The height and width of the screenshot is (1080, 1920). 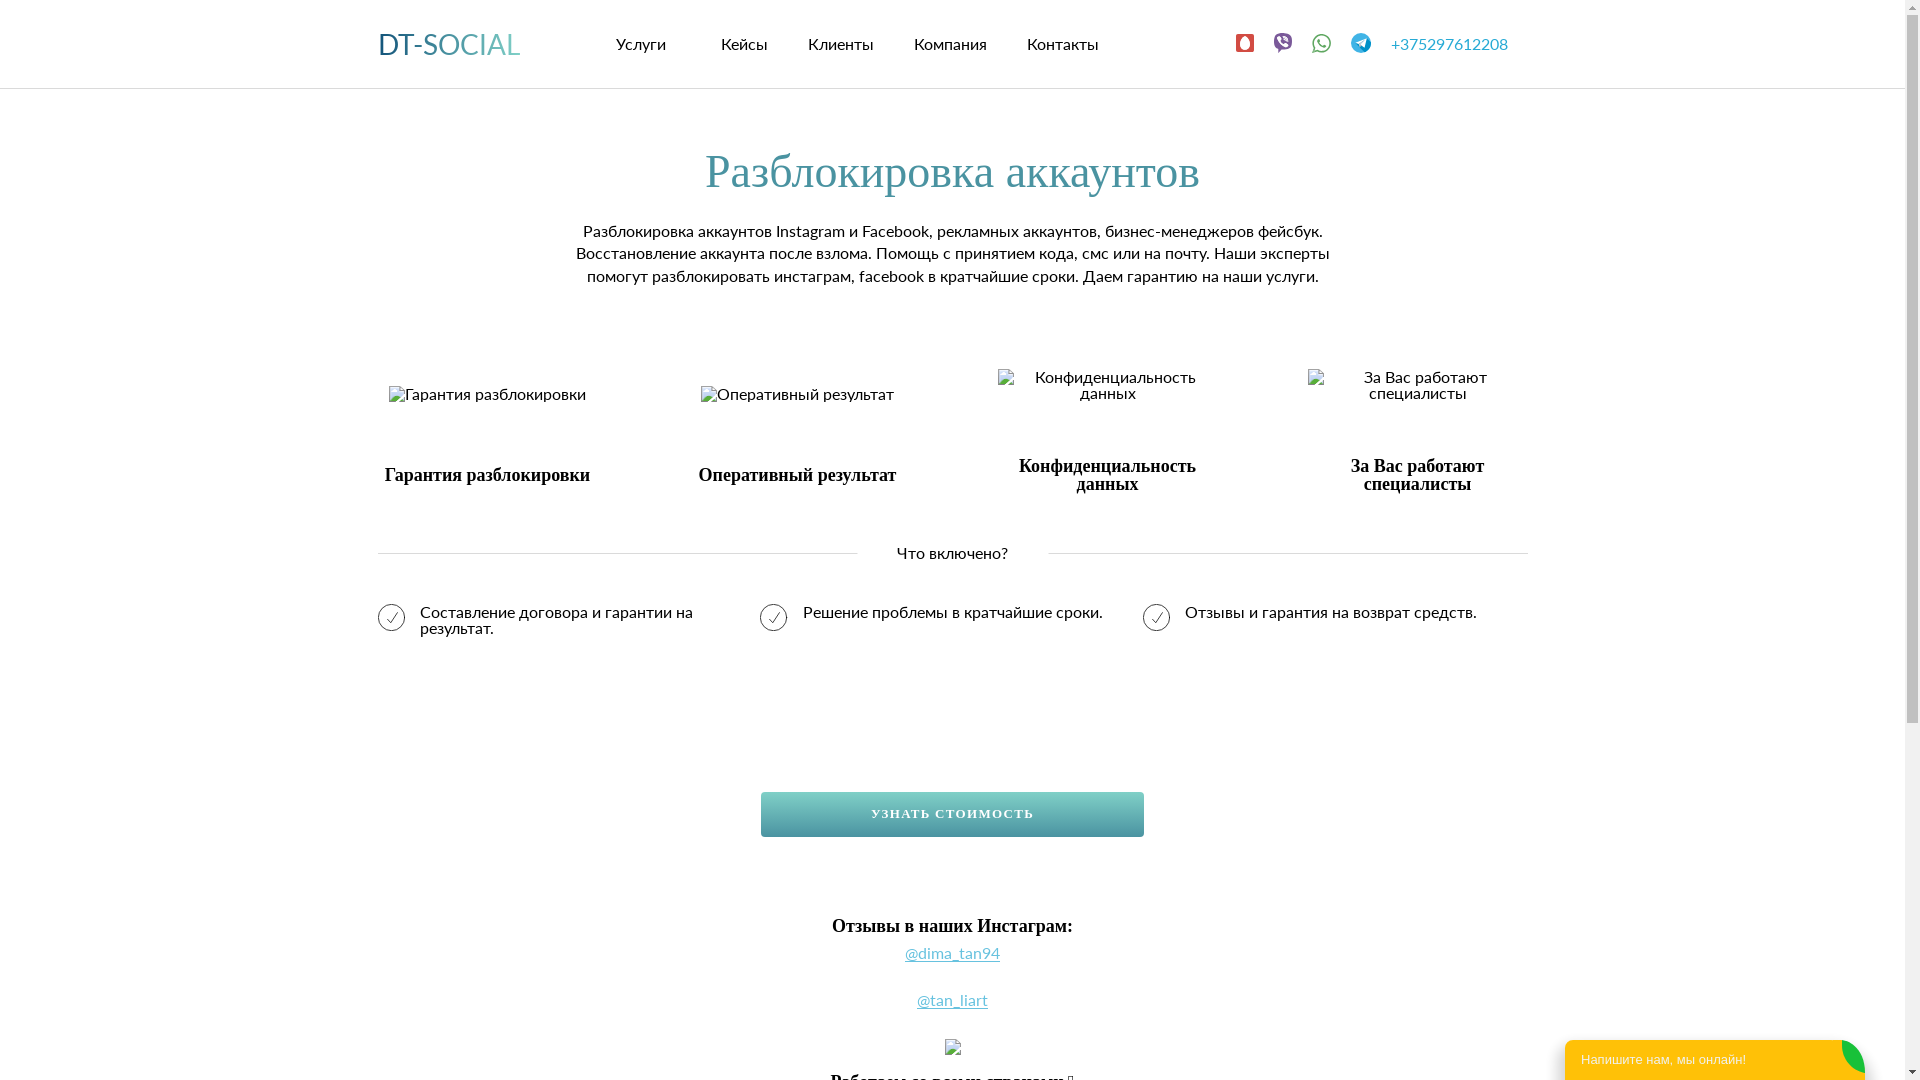 What do you see at coordinates (951, 1000) in the screenshot?
I see `'@tan_liart'` at bounding box center [951, 1000].